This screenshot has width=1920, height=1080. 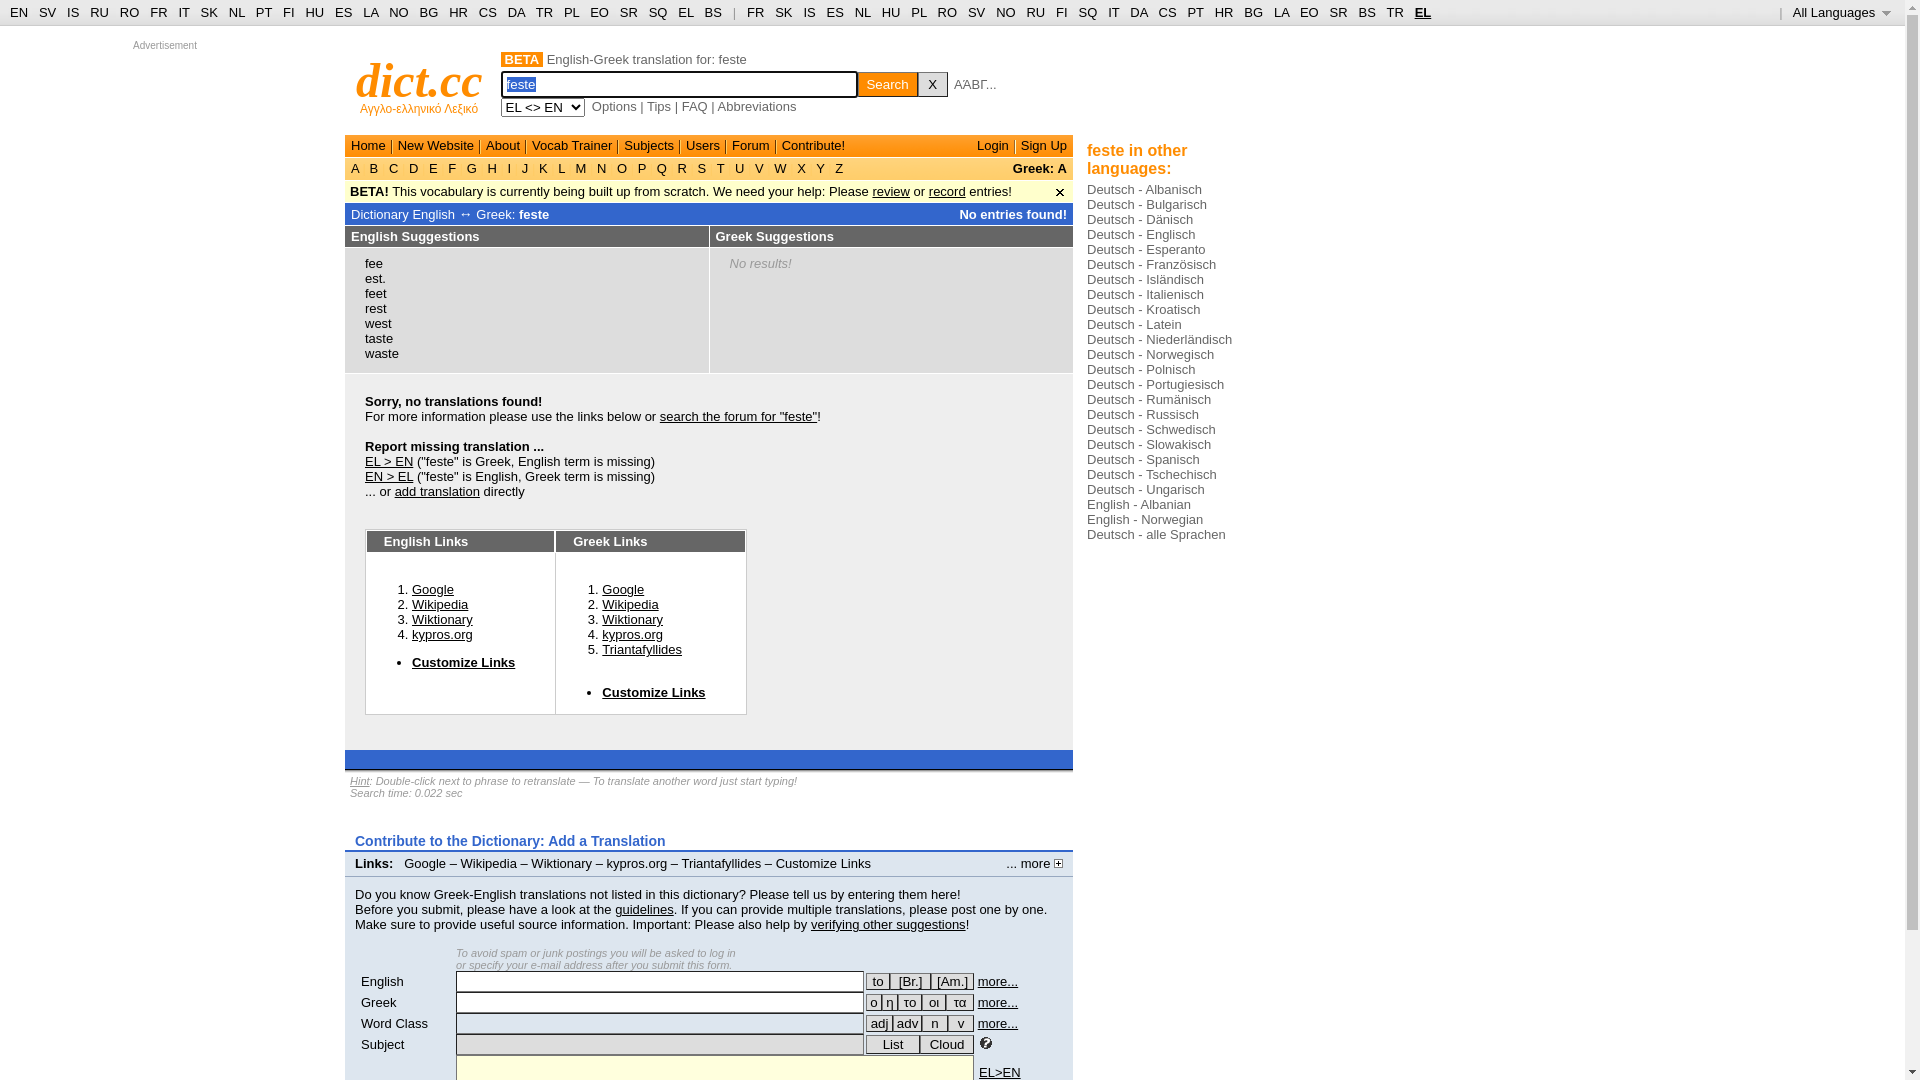 I want to click on 'EN > EL', so click(x=364, y=476).